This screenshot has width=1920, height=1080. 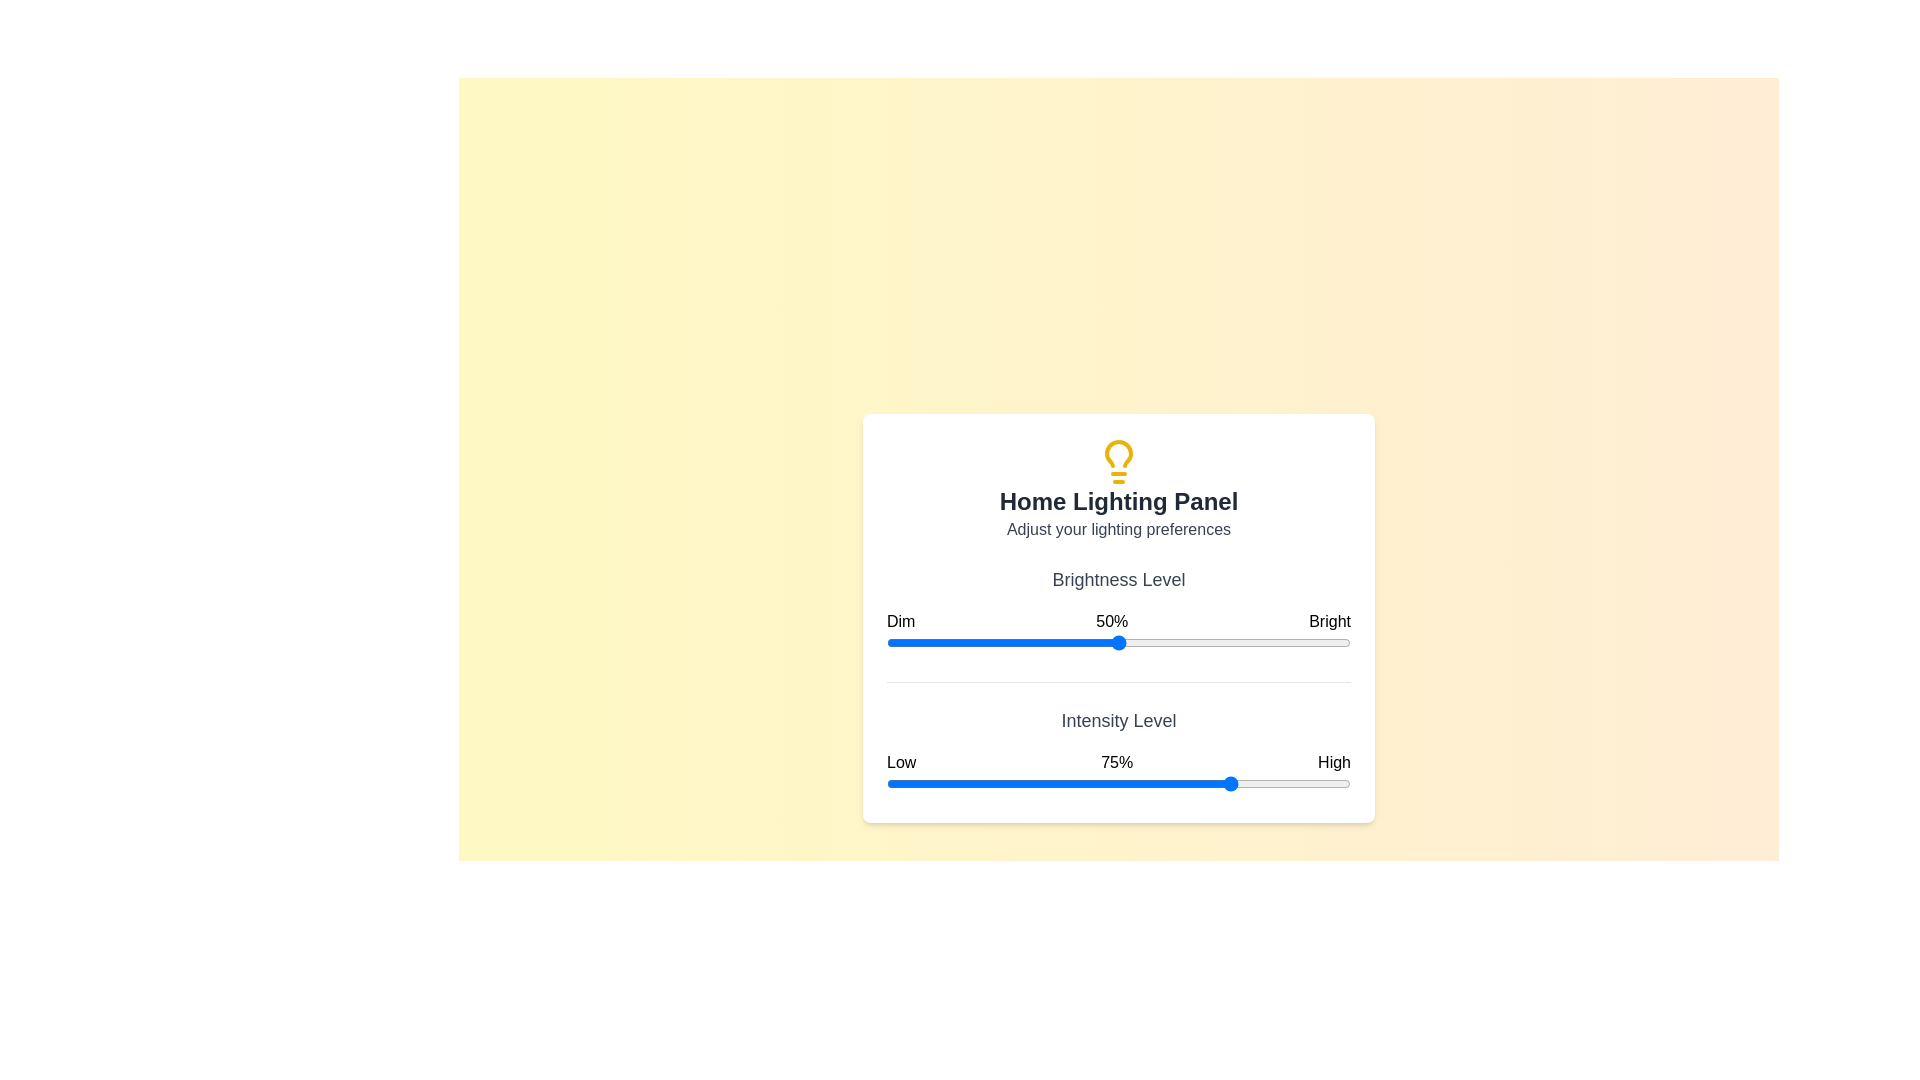 What do you see at coordinates (975, 642) in the screenshot?
I see `brightness` at bounding box center [975, 642].